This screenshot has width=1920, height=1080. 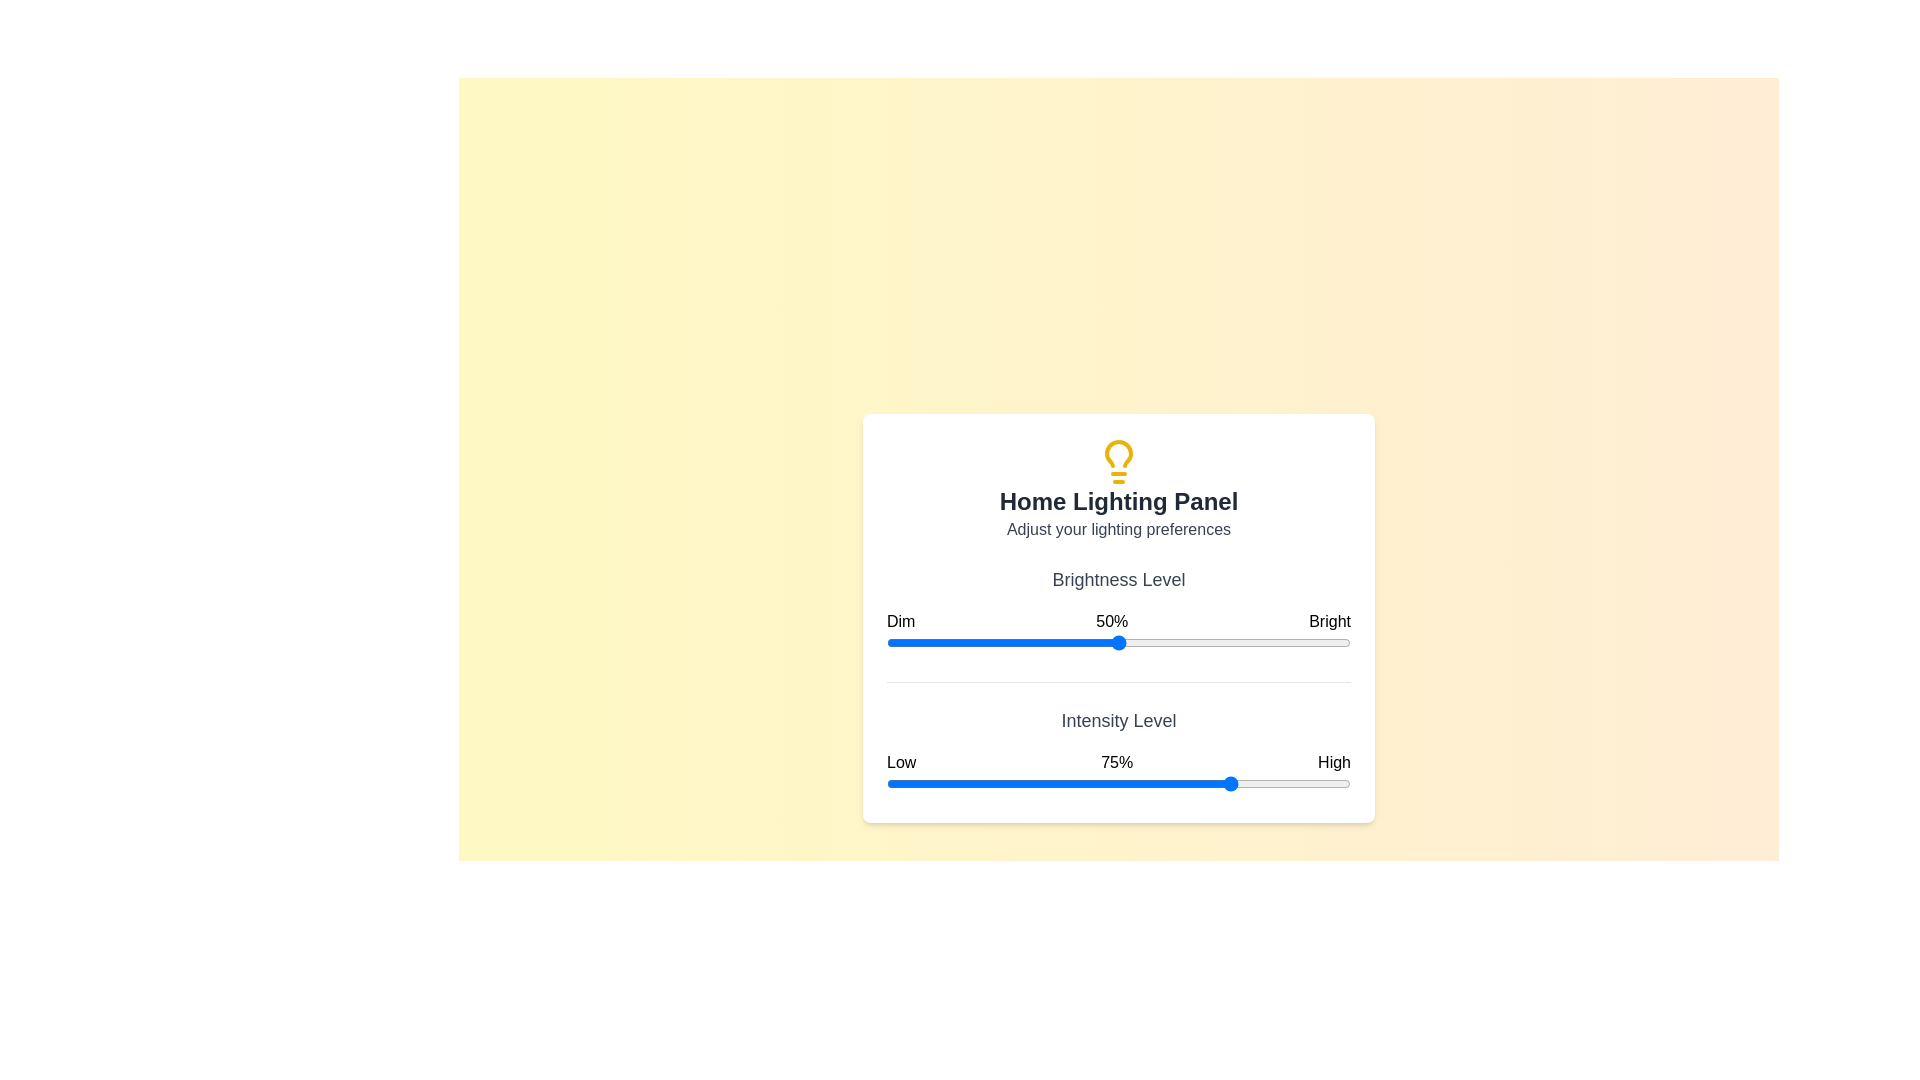 What do you see at coordinates (975, 642) in the screenshot?
I see `brightness` at bounding box center [975, 642].